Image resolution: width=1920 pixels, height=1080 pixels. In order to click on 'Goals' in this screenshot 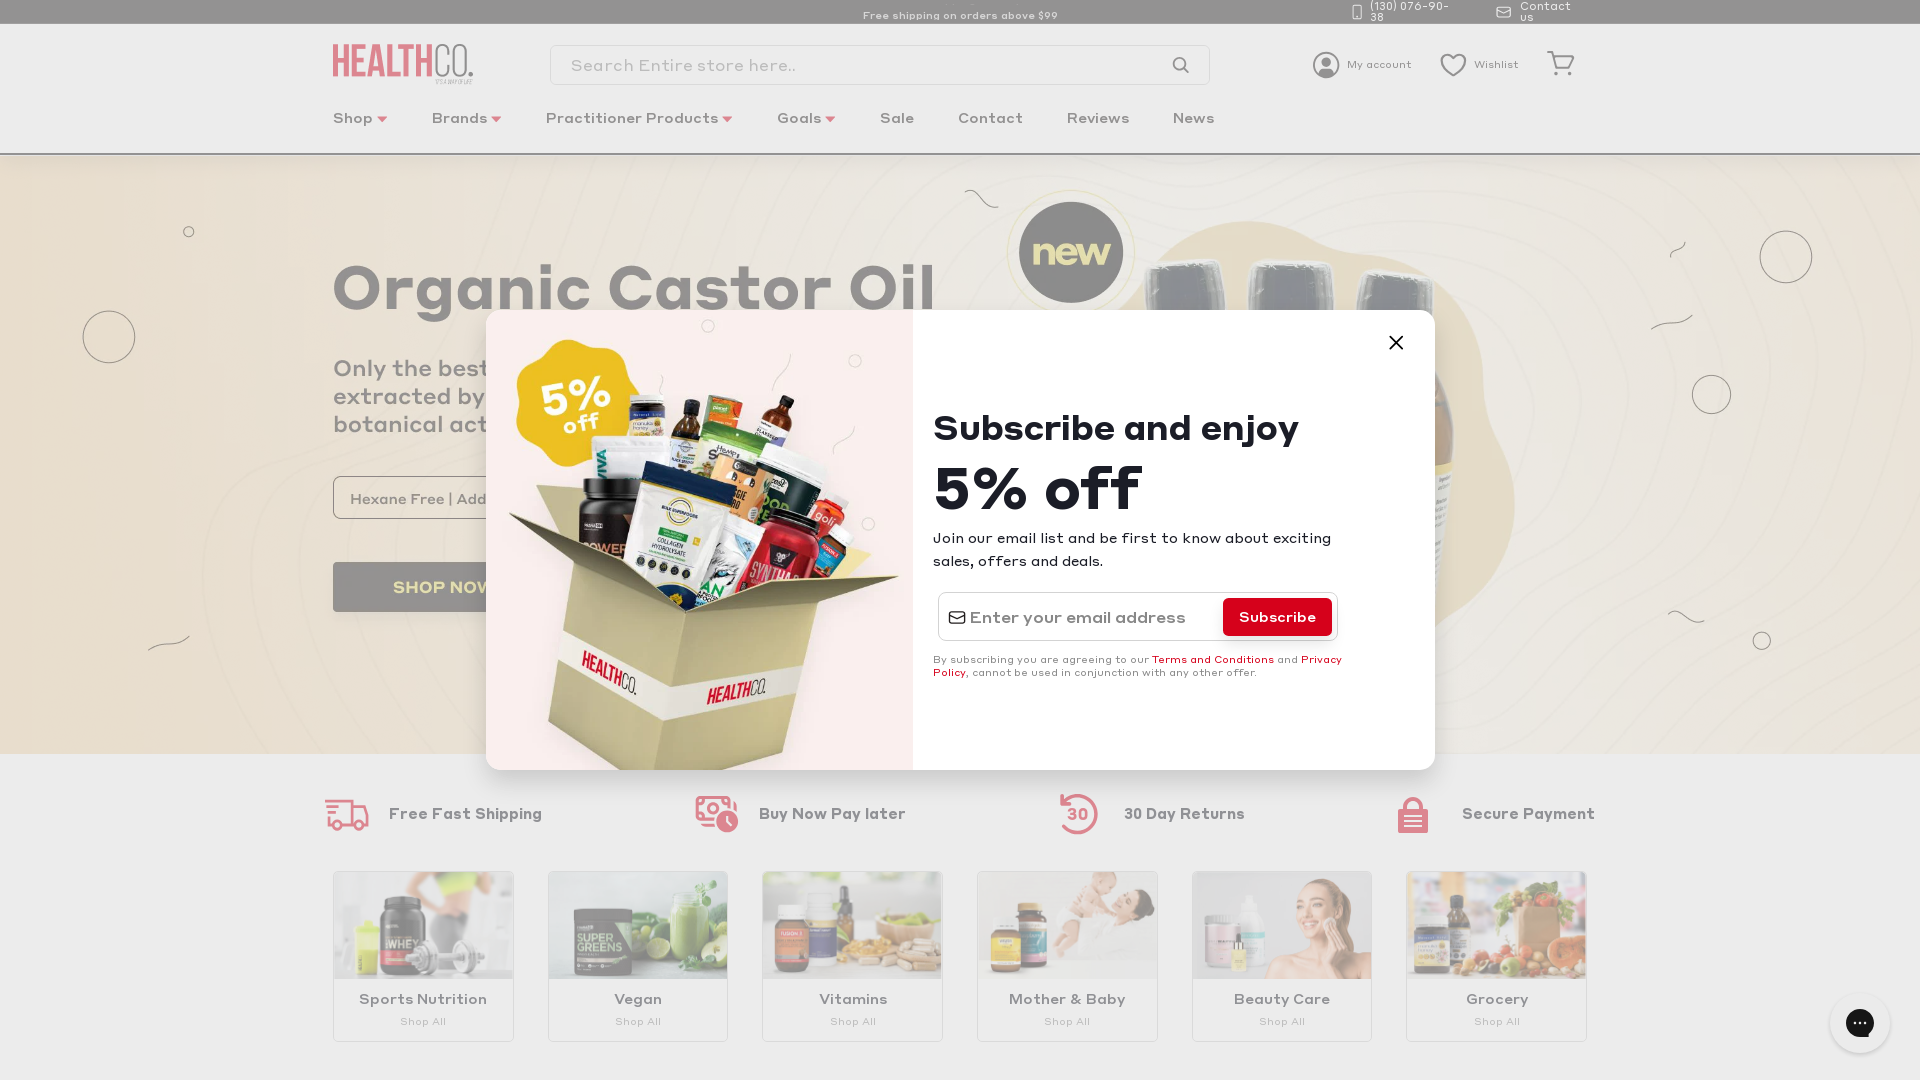, I will do `click(756, 129)`.